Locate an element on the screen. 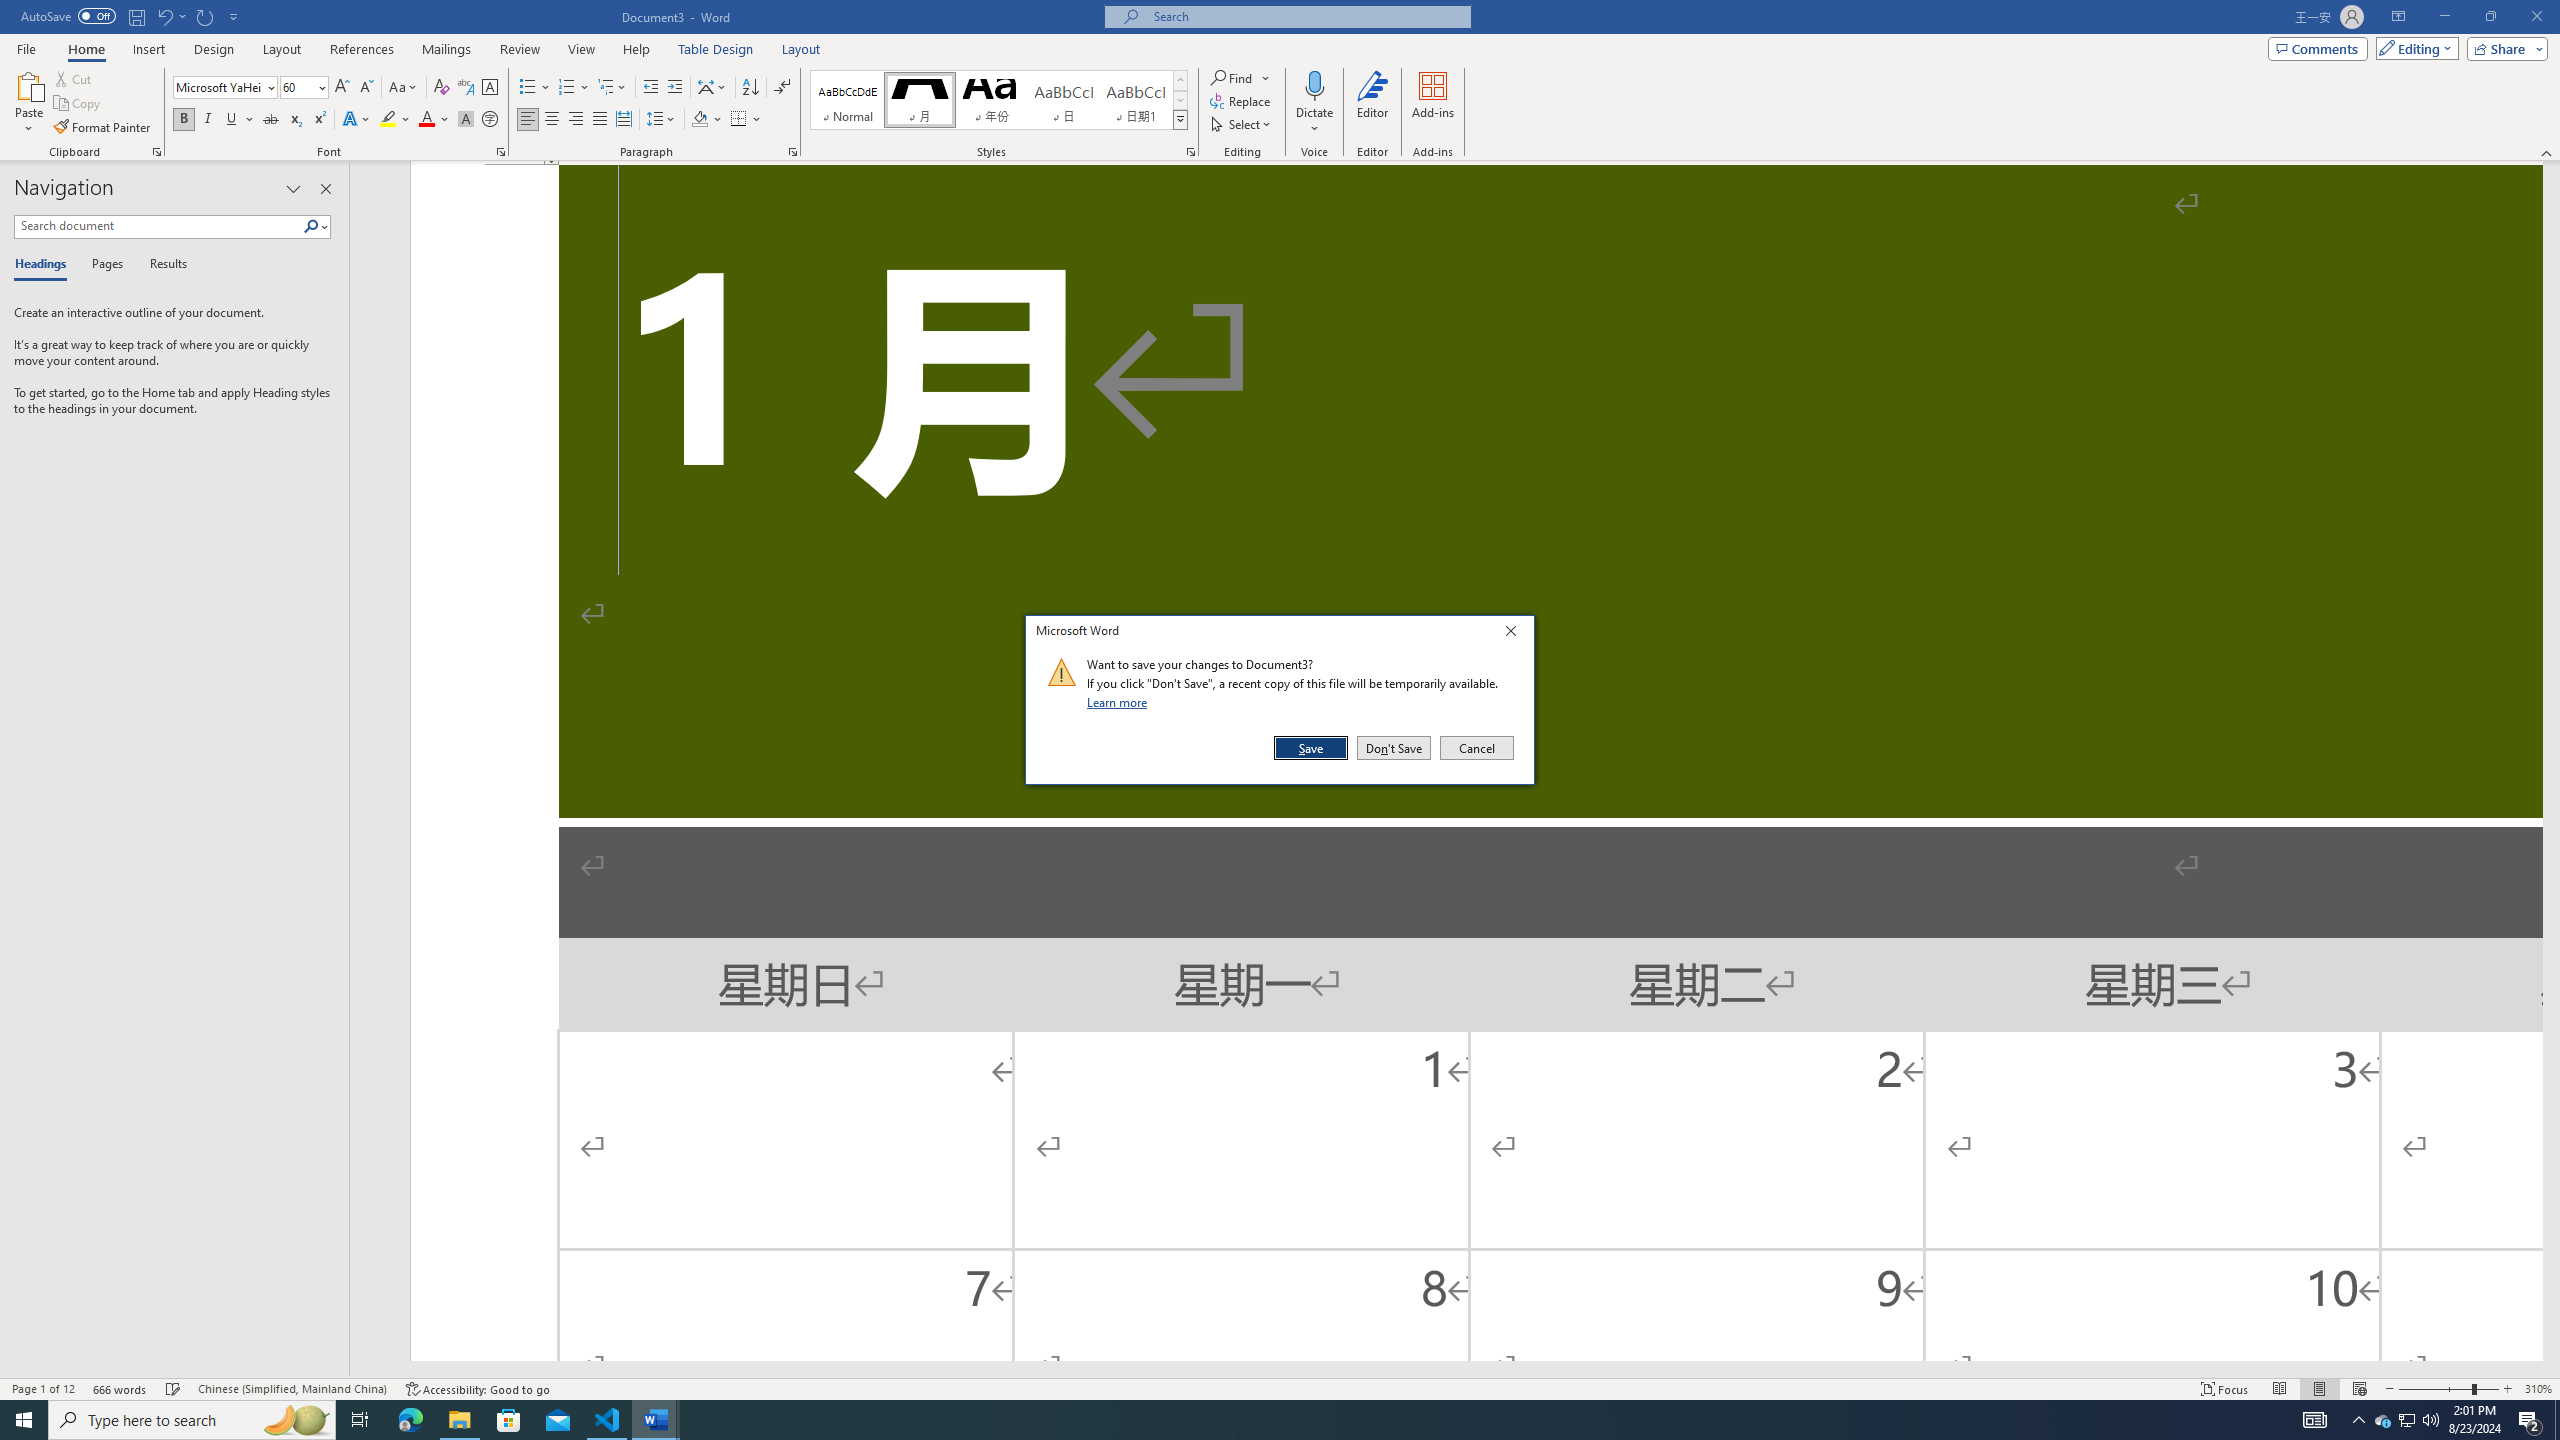 Image resolution: width=2560 pixels, height=1440 pixels. 'Select' is located at coordinates (1240, 122).